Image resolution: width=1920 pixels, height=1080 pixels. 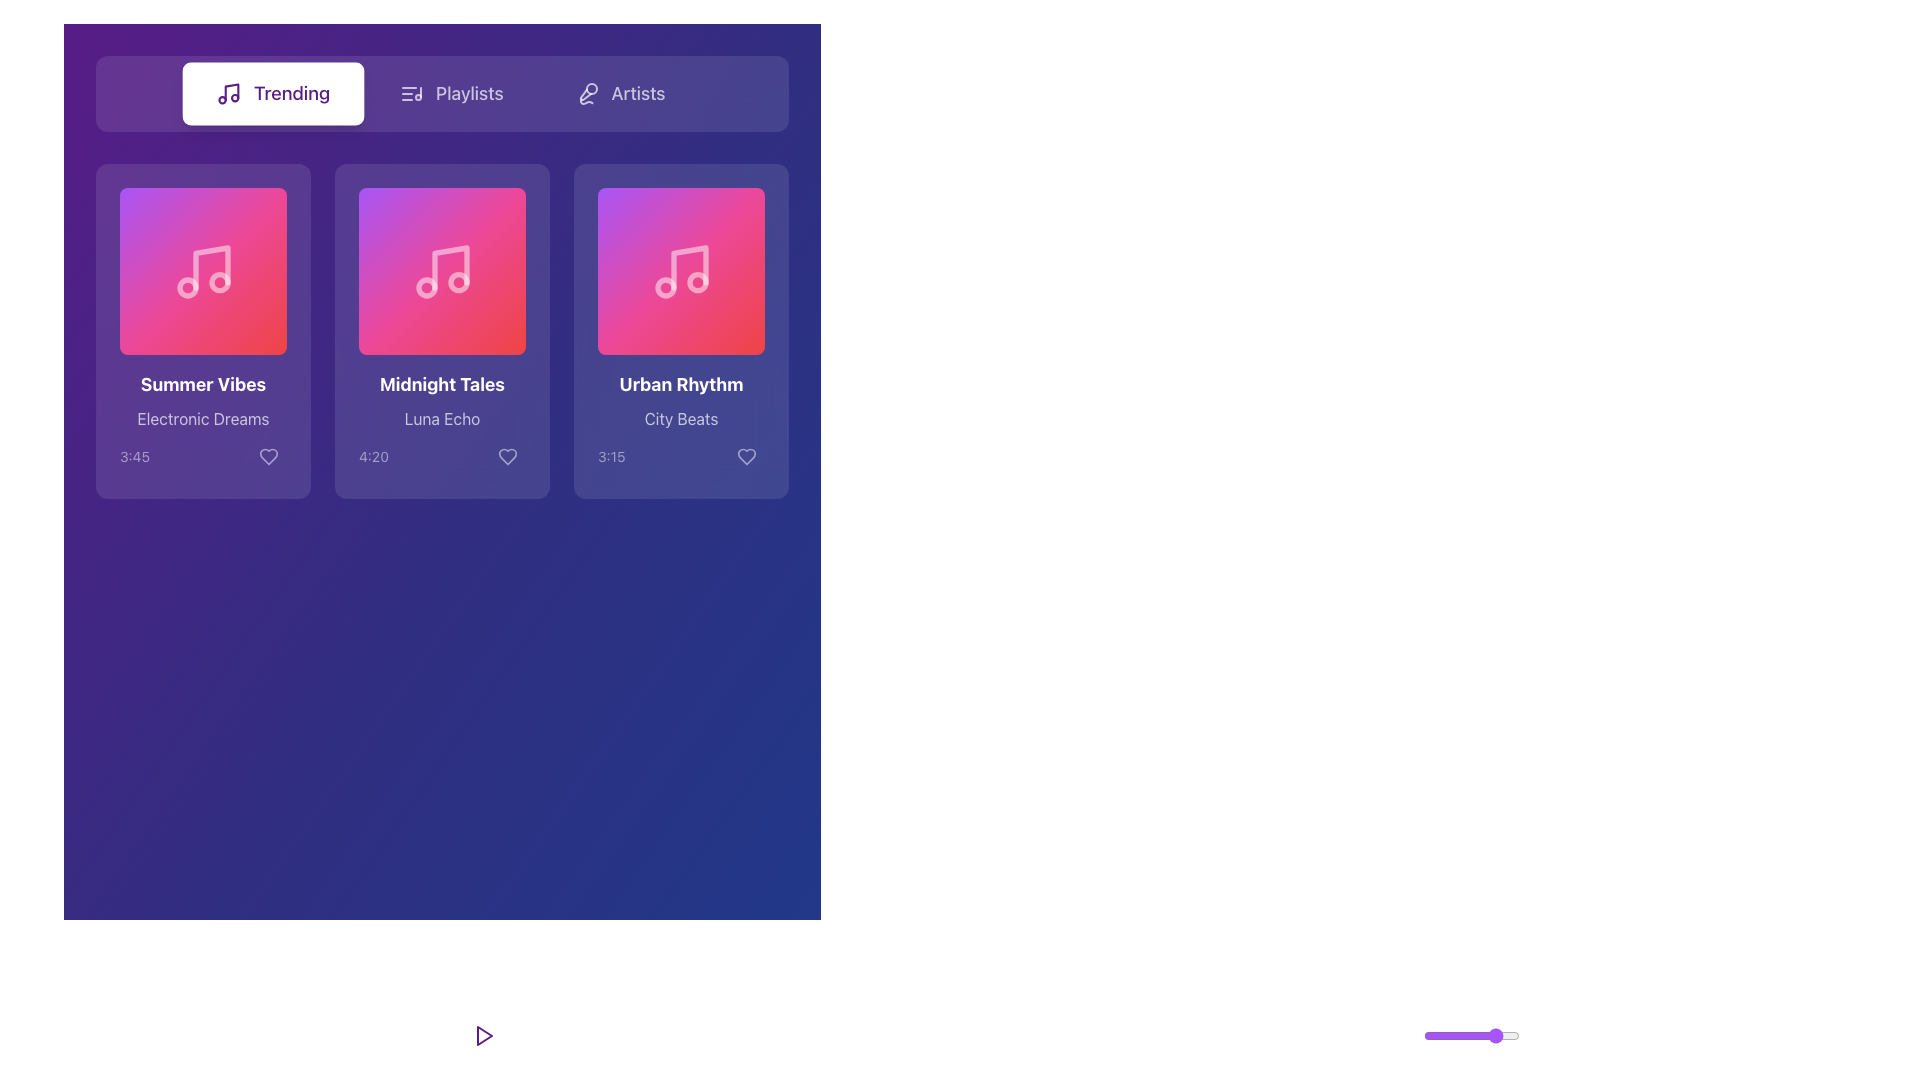 What do you see at coordinates (441, 418) in the screenshot?
I see `the static text element displaying 'Luna Echo', which is located within the card layout under 'Midnight Tales' and above the timestamp '4:20'` at bounding box center [441, 418].